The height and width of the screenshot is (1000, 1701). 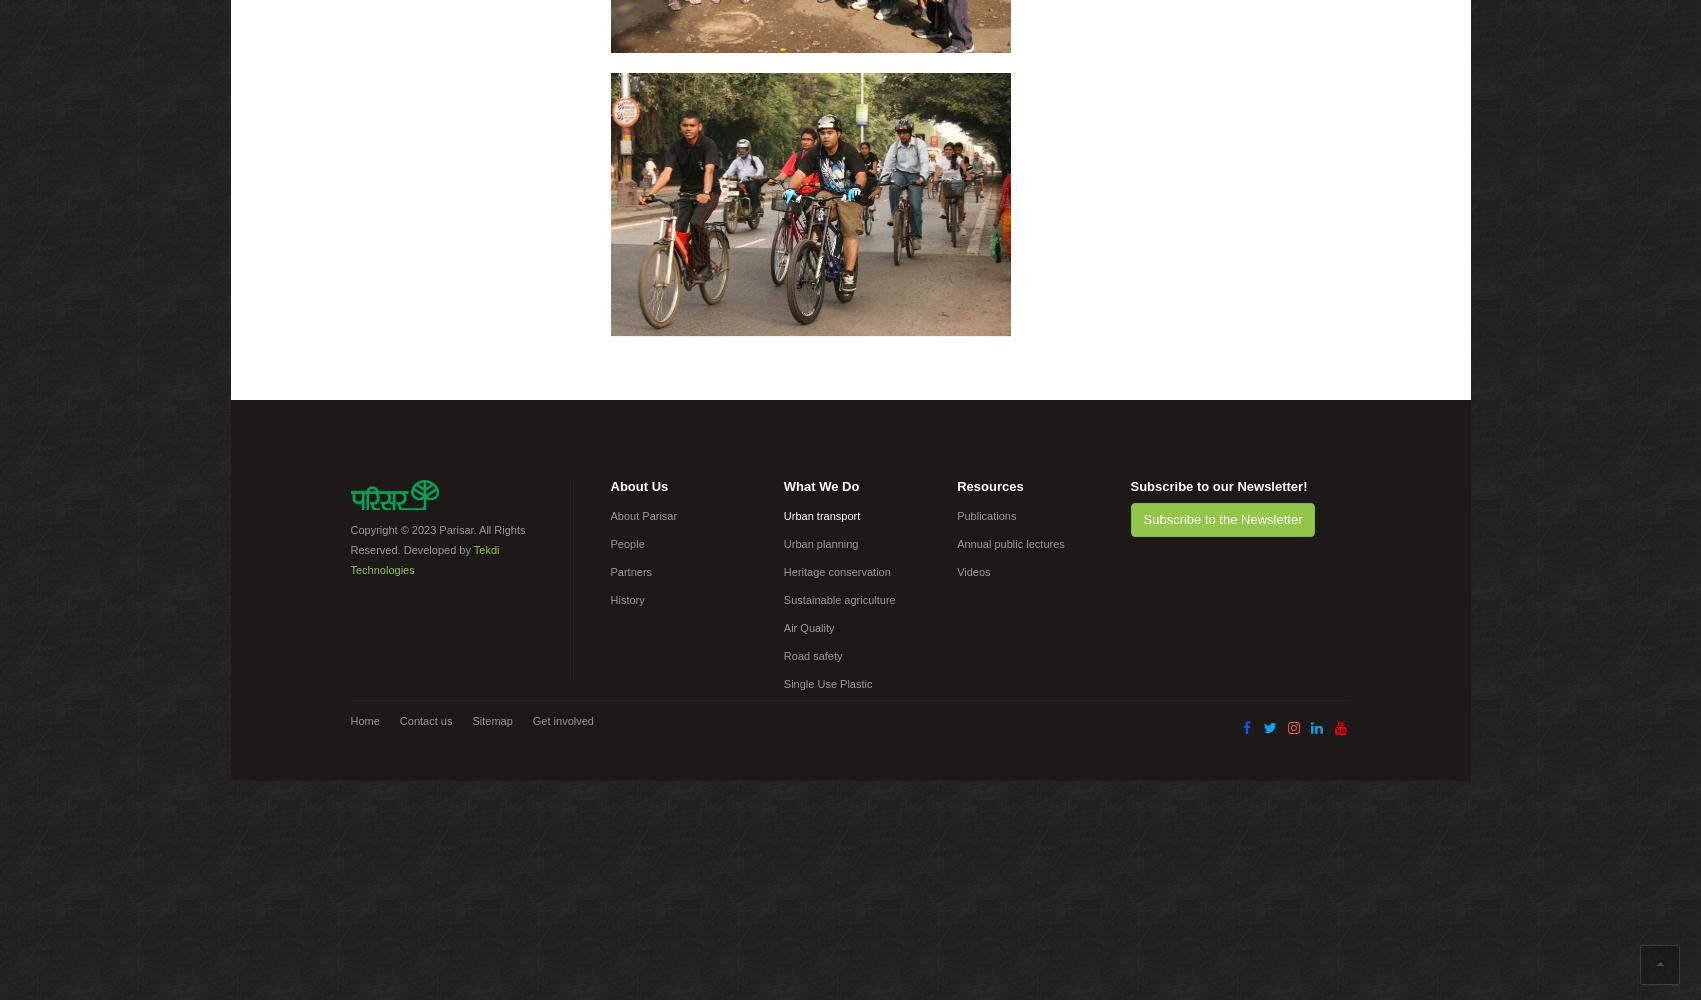 I want to click on 'Road safety', so click(x=812, y=656).